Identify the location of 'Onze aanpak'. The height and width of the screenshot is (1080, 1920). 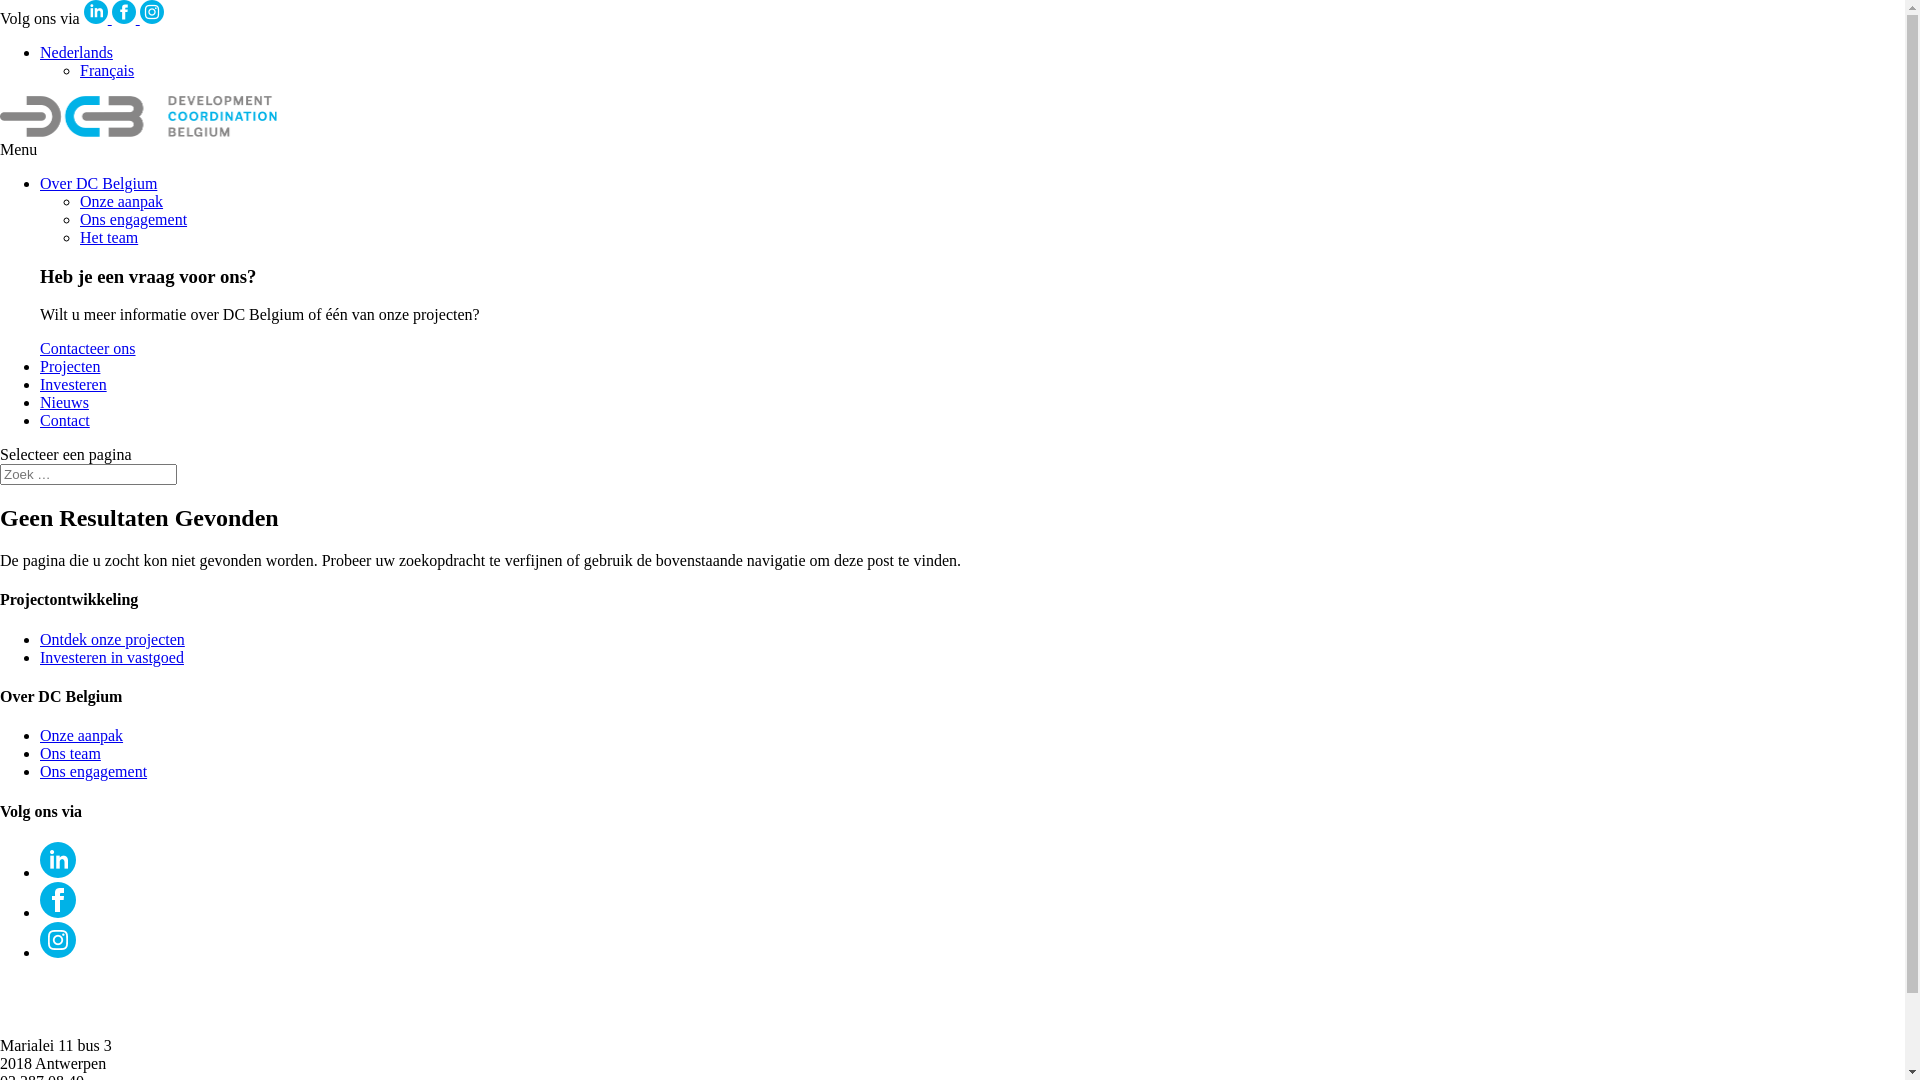
(80, 735).